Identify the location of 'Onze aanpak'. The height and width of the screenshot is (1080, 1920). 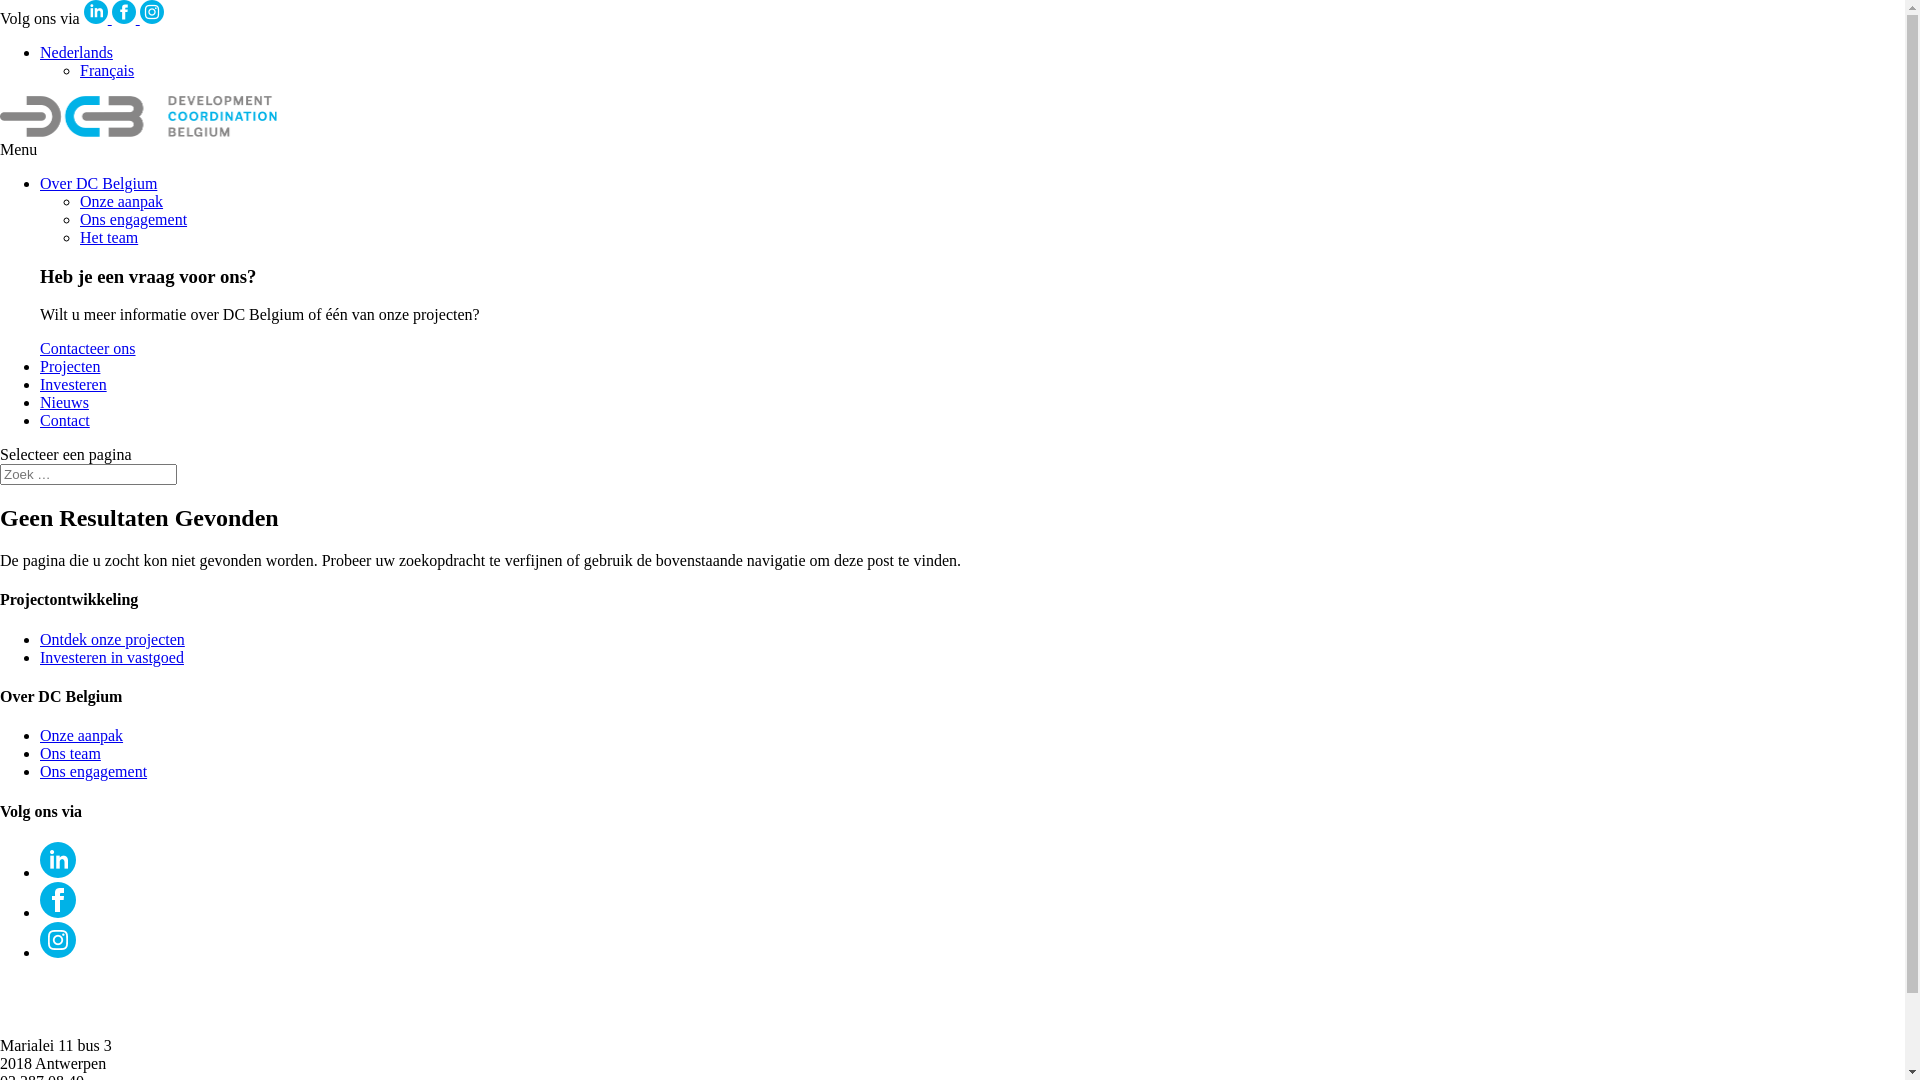
(80, 735).